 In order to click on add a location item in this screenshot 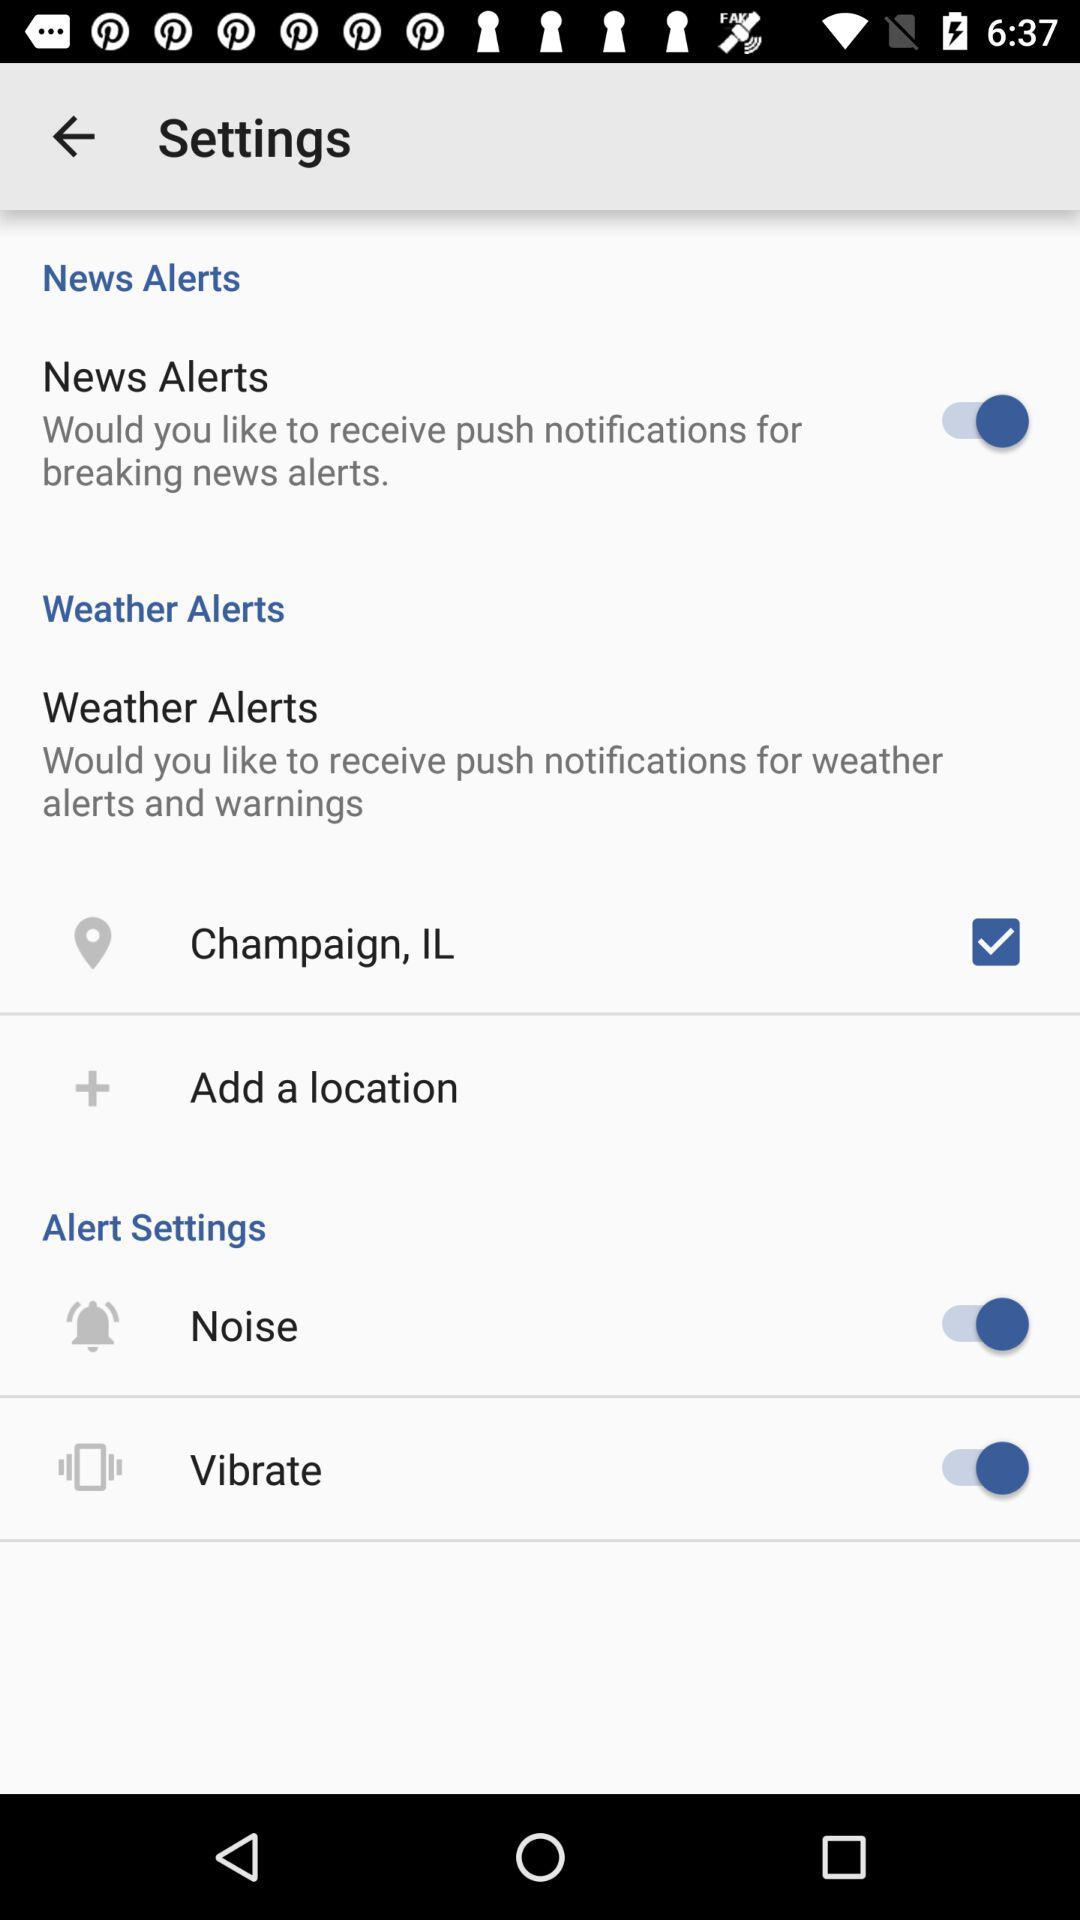, I will do `click(323, 1084)`.